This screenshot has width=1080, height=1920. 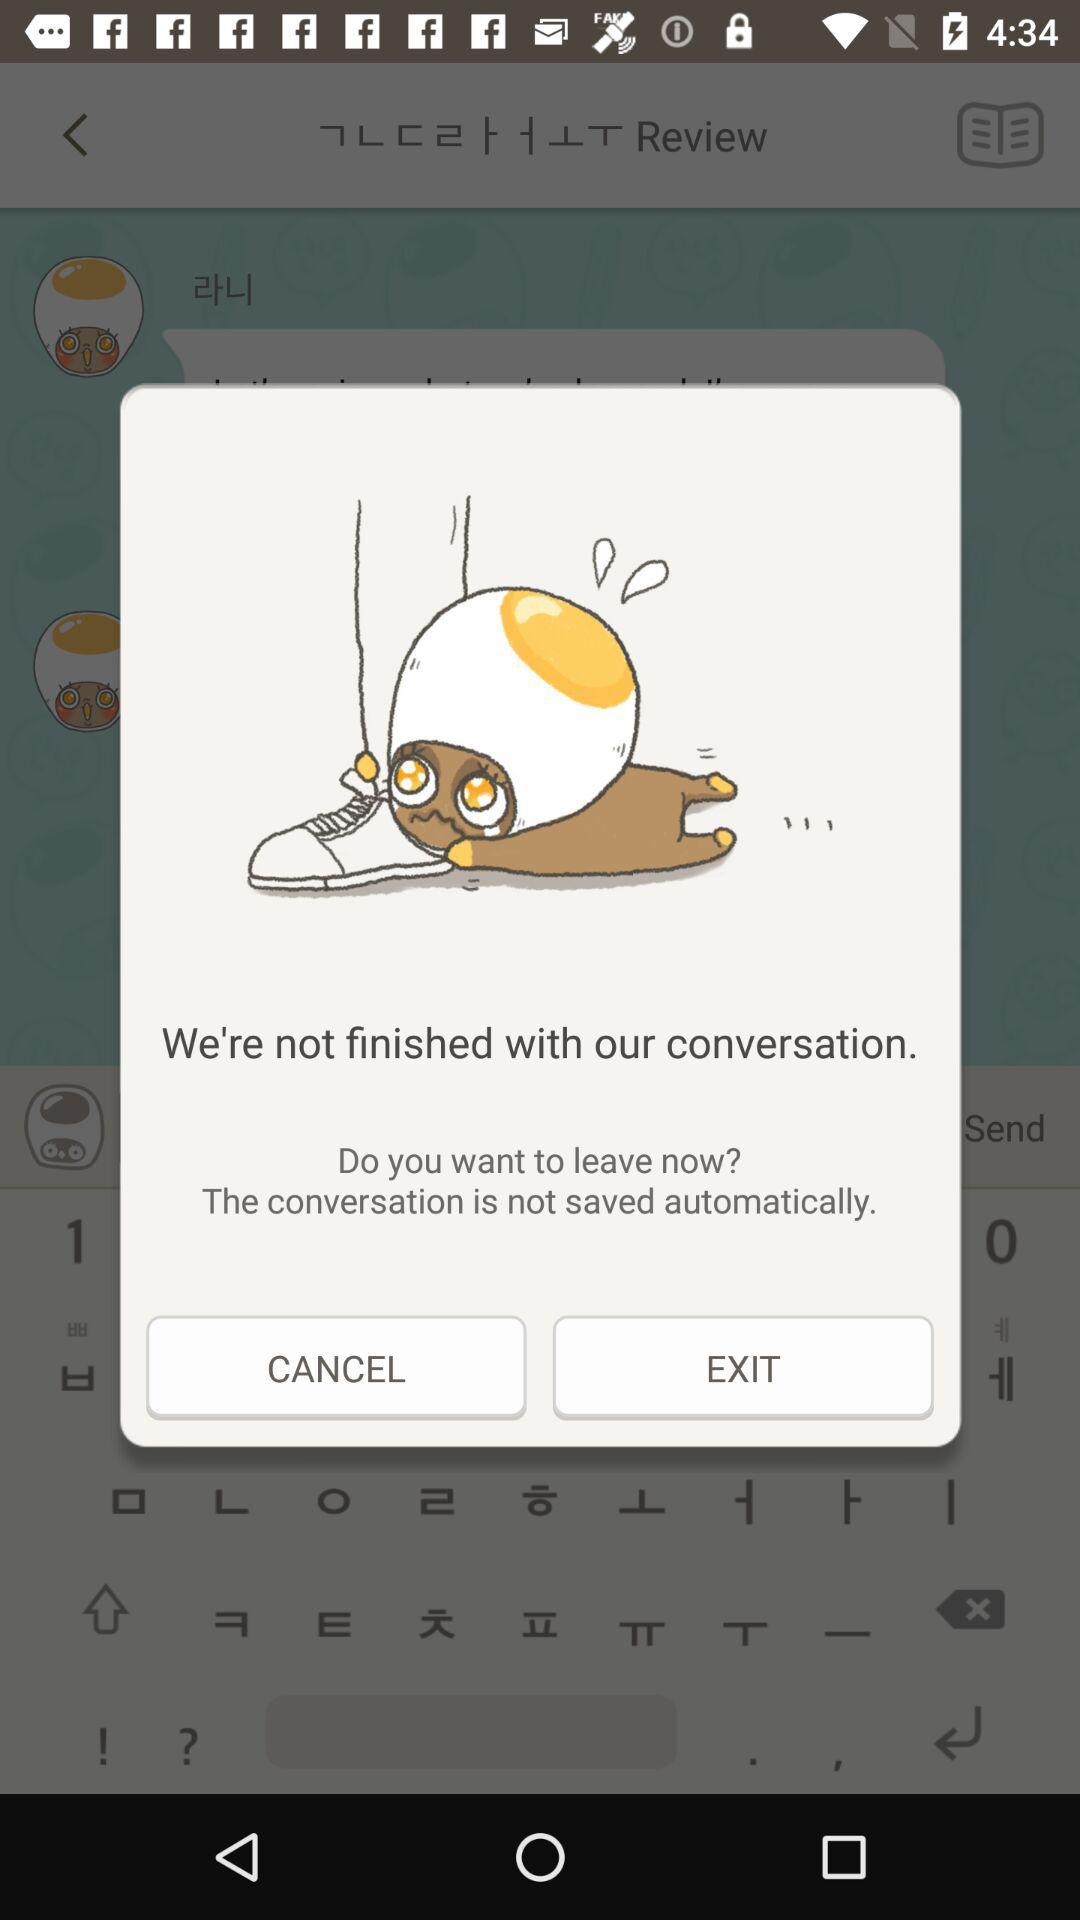 What do you see at coordinates (743, 1367) in the screenshot?
I see `exit button` at bounding box center [743, 1367].